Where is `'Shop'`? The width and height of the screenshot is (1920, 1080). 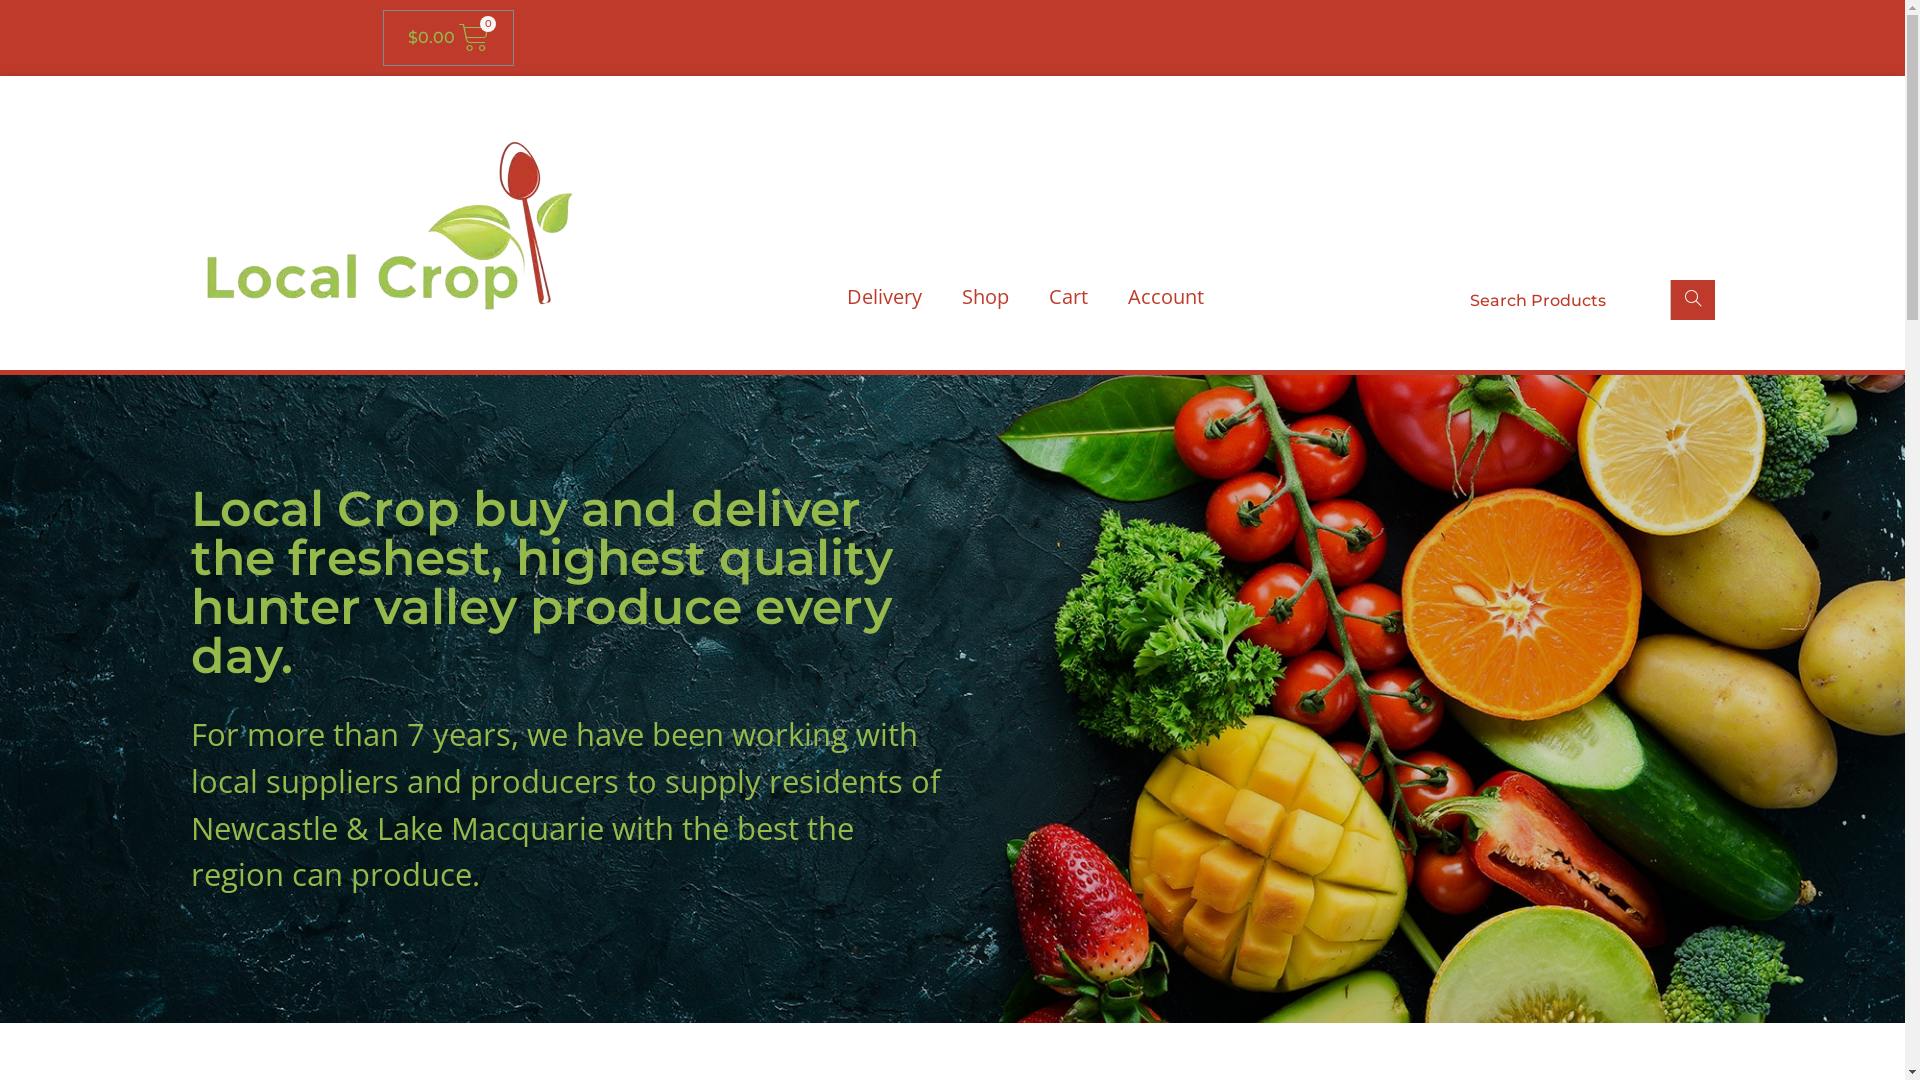
'Shop' is located at coordinates (985, 297).